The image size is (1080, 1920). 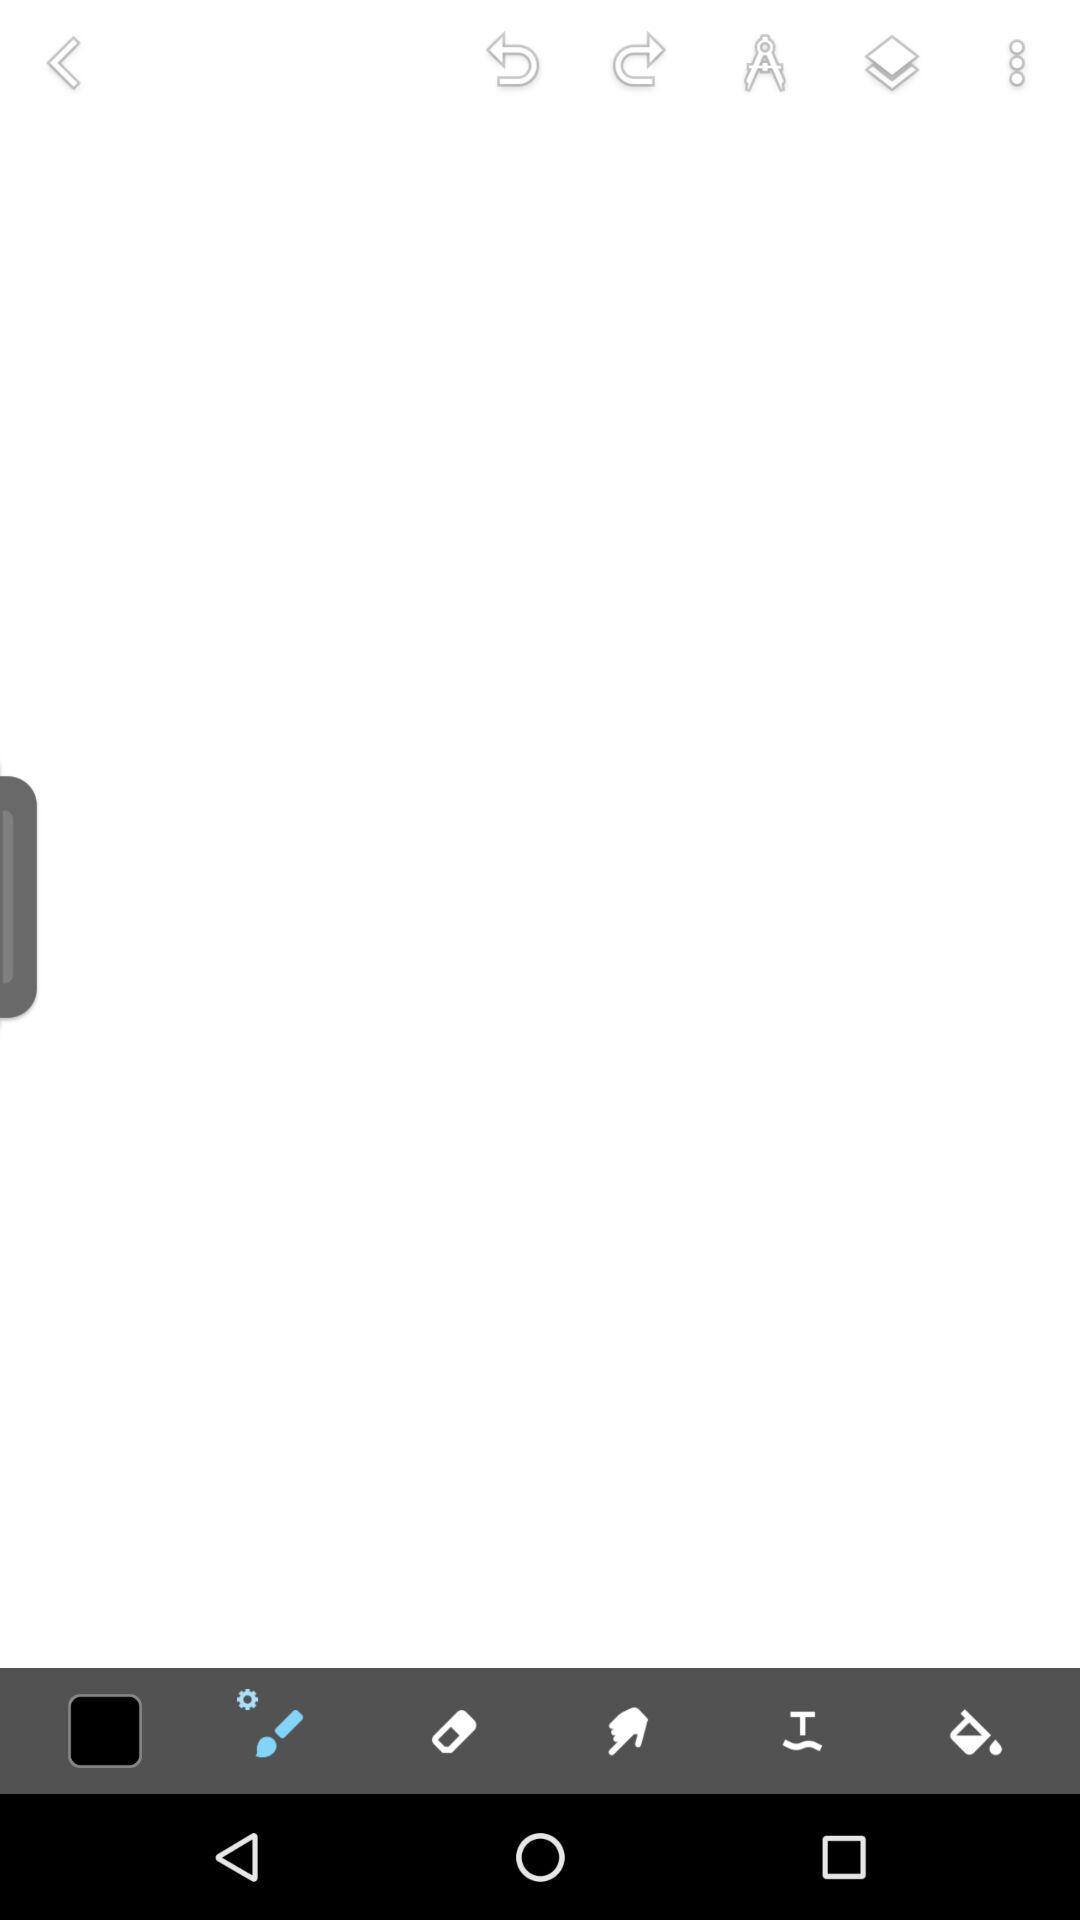 I want to click on the font icon, so click(x=764, y=62).